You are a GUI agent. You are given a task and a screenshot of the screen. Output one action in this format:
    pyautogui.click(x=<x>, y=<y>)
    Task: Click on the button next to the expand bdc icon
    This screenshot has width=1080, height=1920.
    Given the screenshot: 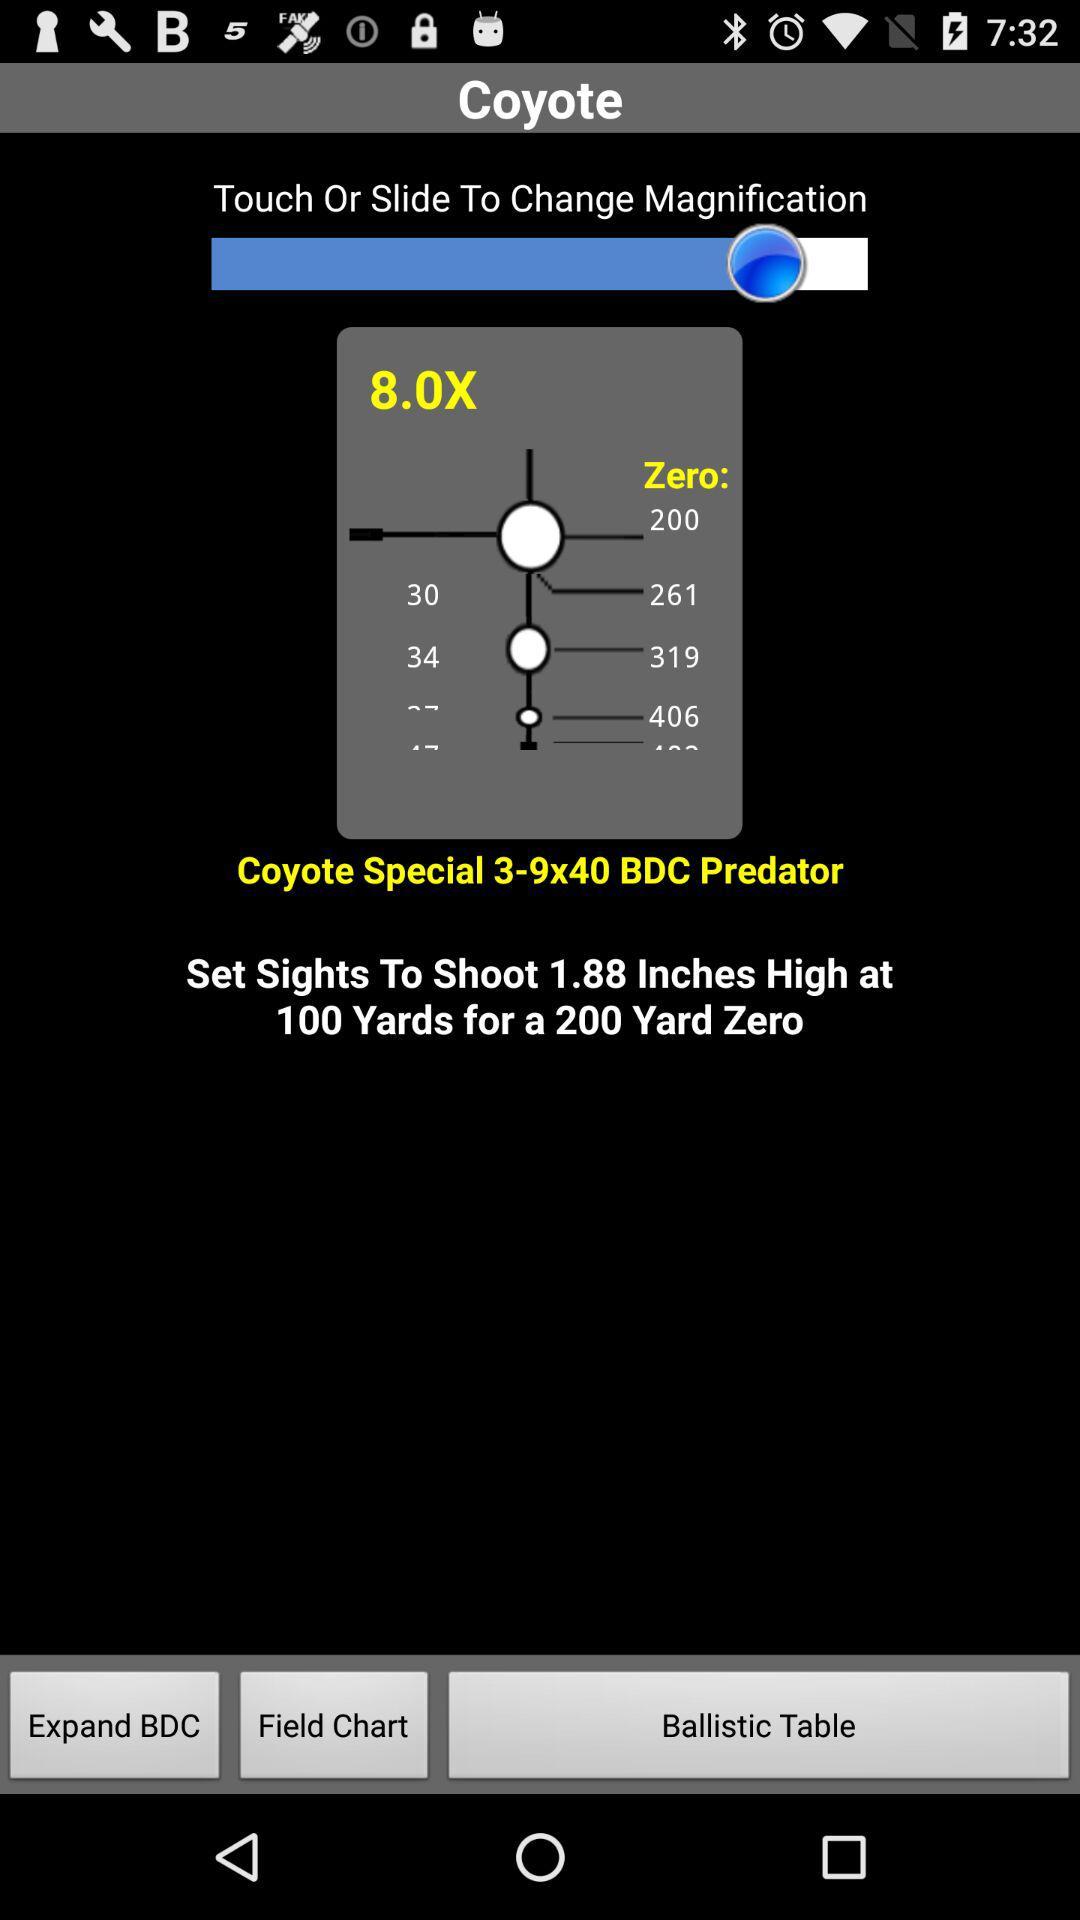 What is the action you would take?
    pyautogui.click(x=333, y=1730)
    